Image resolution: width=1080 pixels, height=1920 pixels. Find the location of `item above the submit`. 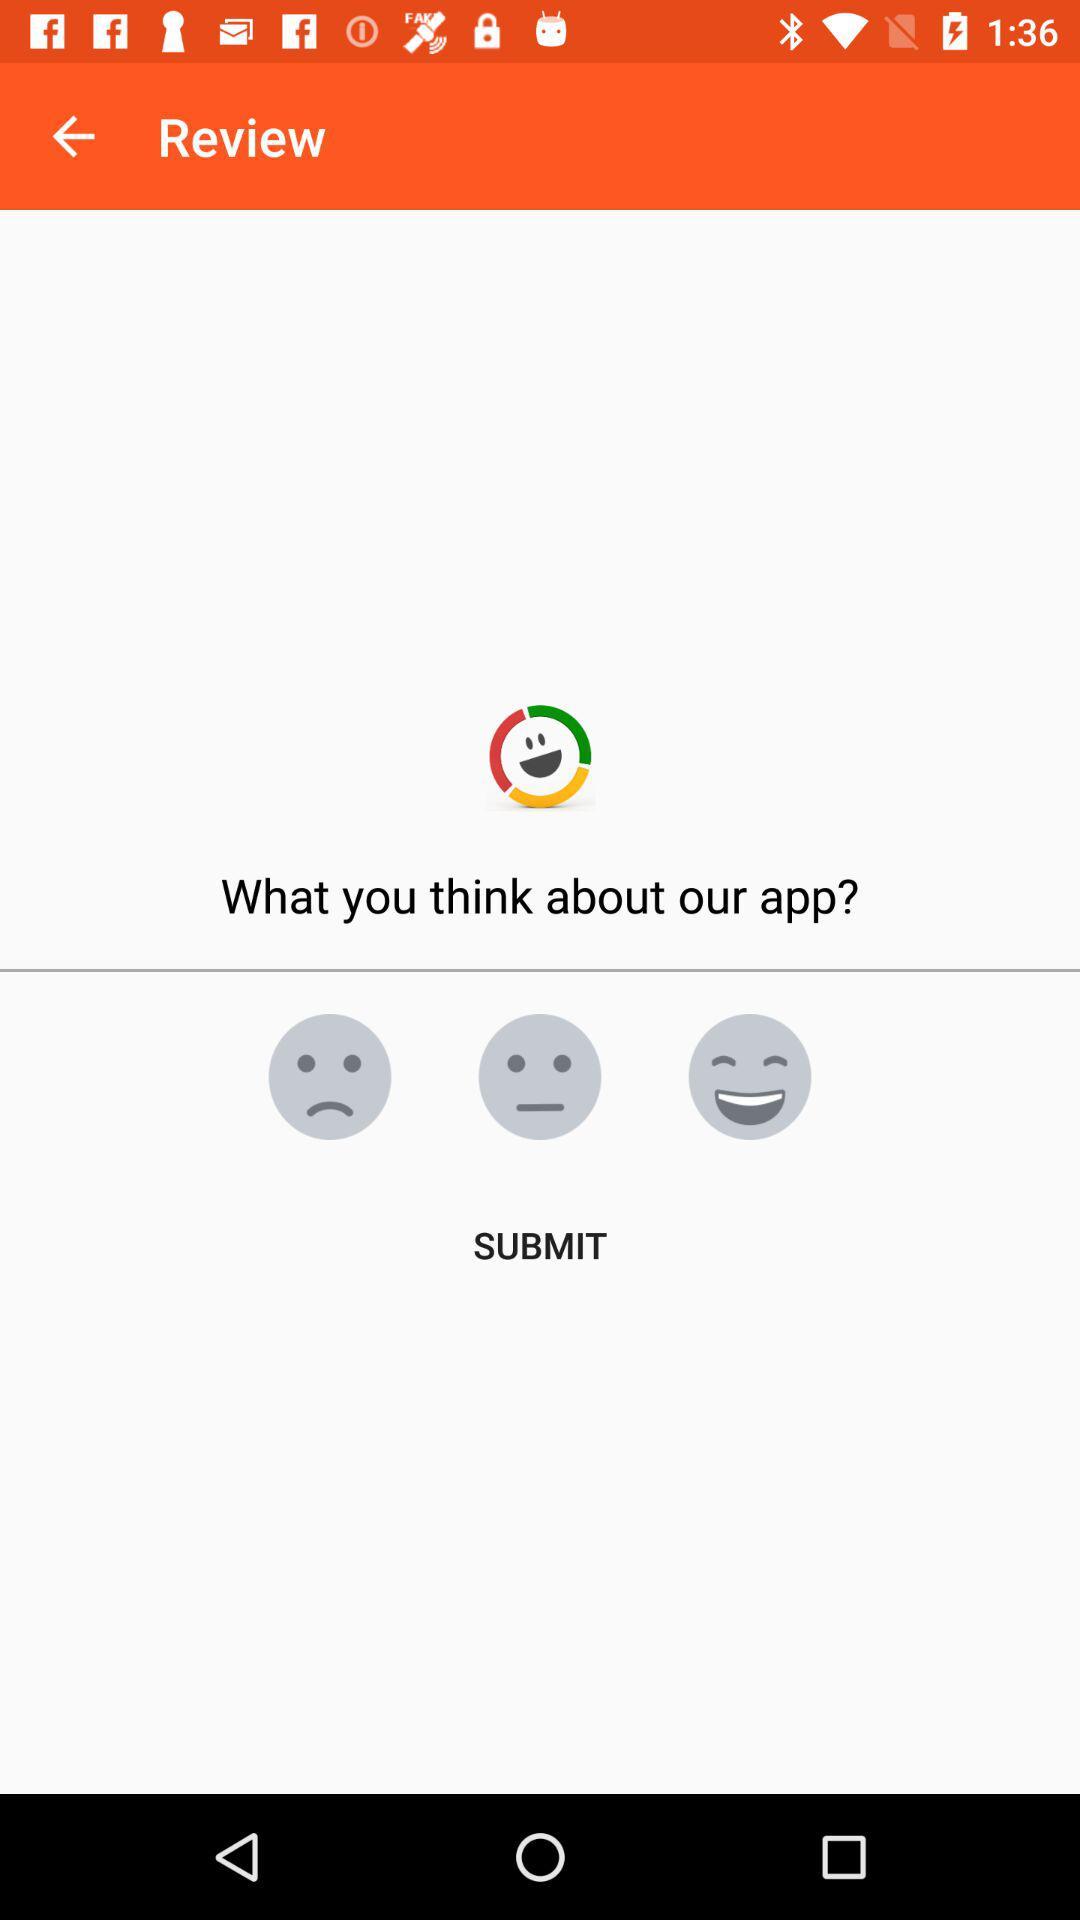

item above the submit is located at coordinates (540, 1075).